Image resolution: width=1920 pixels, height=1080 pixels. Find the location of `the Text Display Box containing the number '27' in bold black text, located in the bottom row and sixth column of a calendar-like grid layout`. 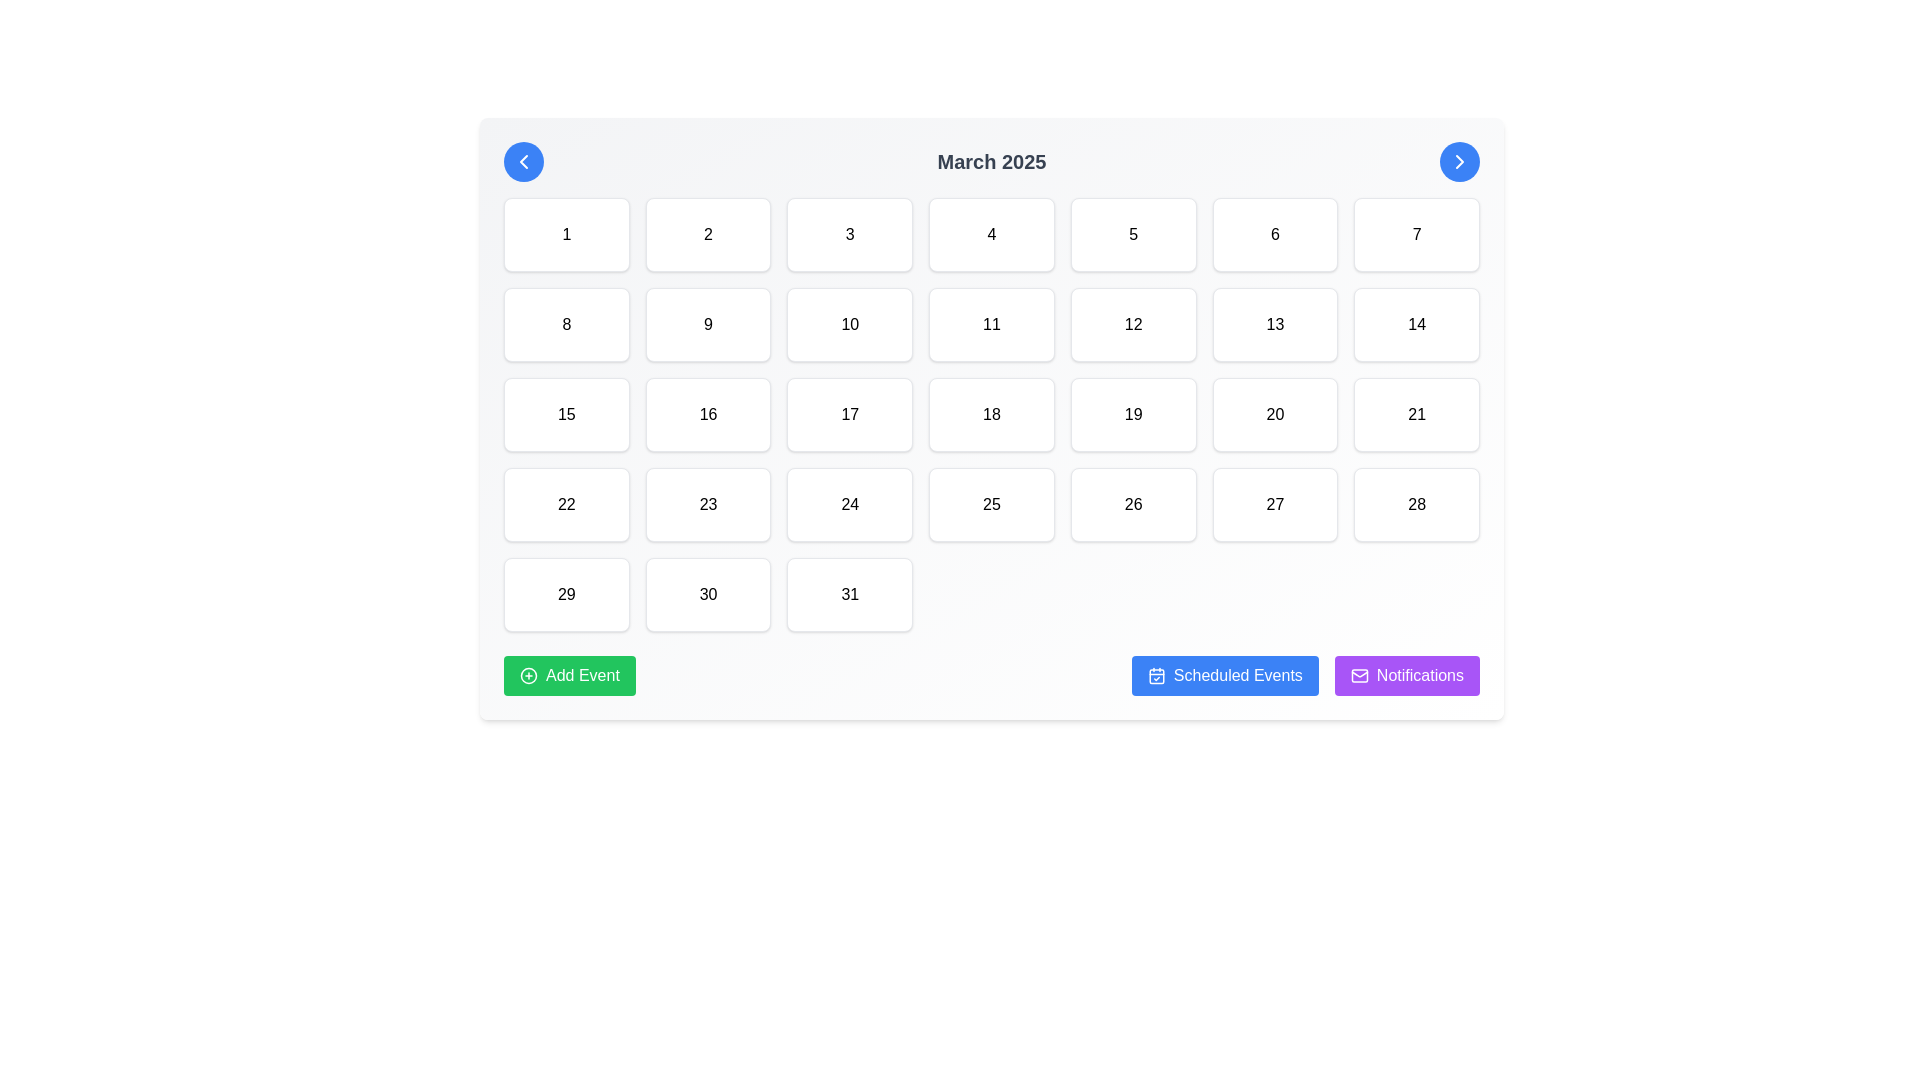

the Text Display Box containing the number '27' in bold black text, located in the bottom row and sixth column of a calendar-like grid layout is located at coordinates (1274, 504).